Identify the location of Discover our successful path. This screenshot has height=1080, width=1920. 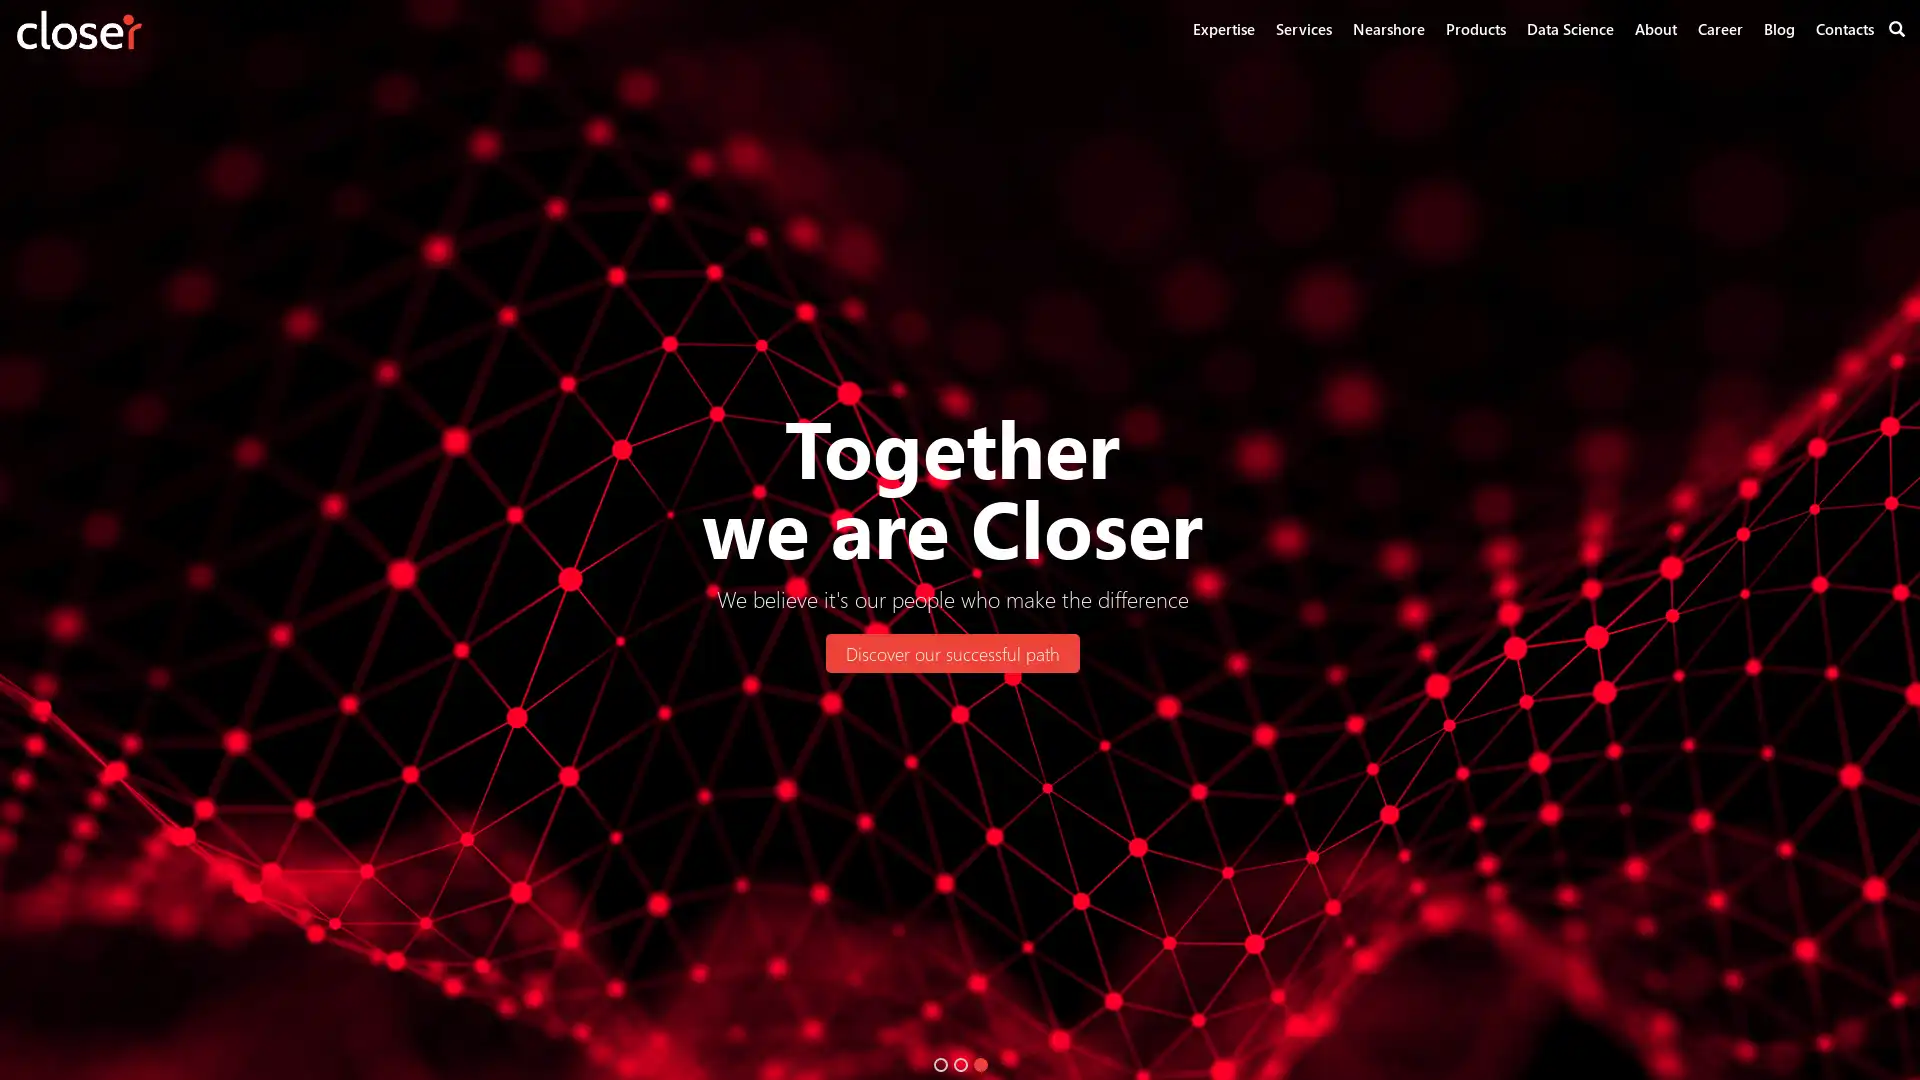
(950, 653).